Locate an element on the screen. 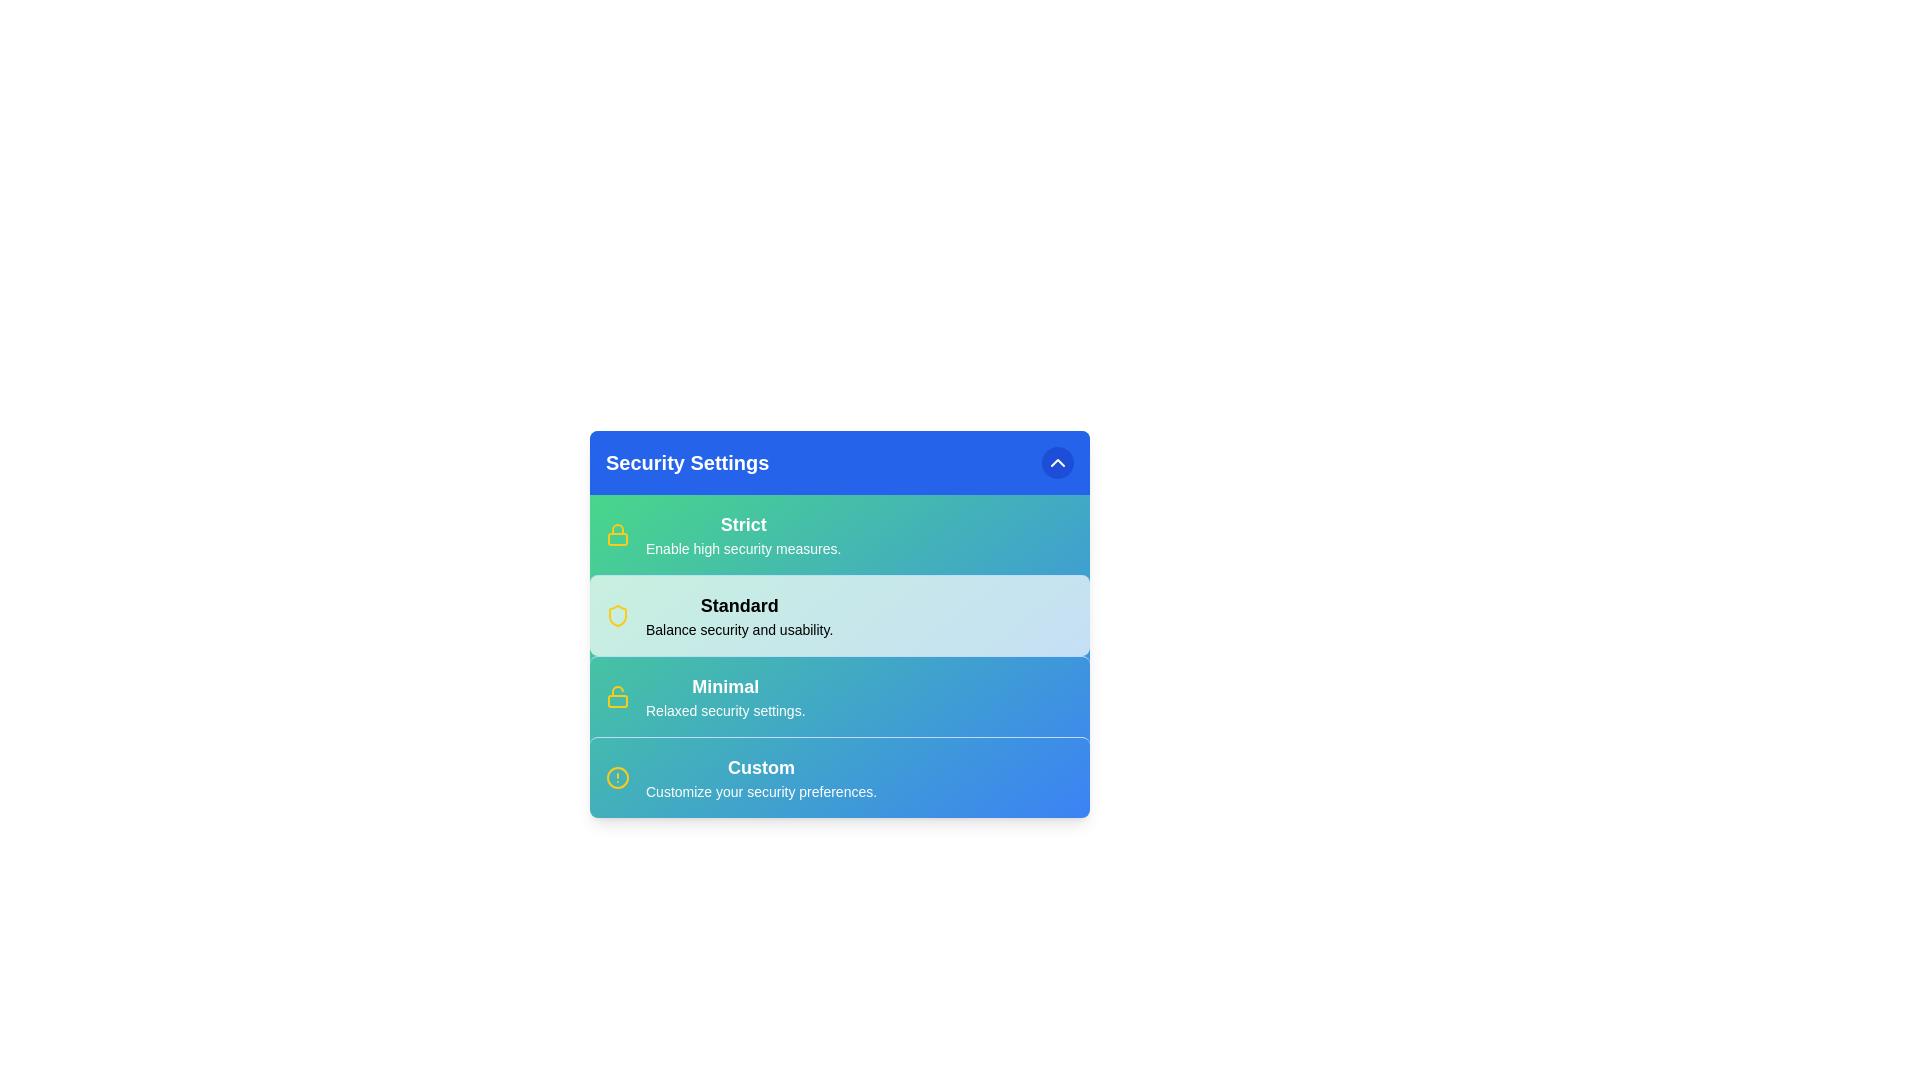 Image resolution: width=1920 pixels, height=1080 pixels. the security option Minimal to read its description is located at coordinates (724, 685).